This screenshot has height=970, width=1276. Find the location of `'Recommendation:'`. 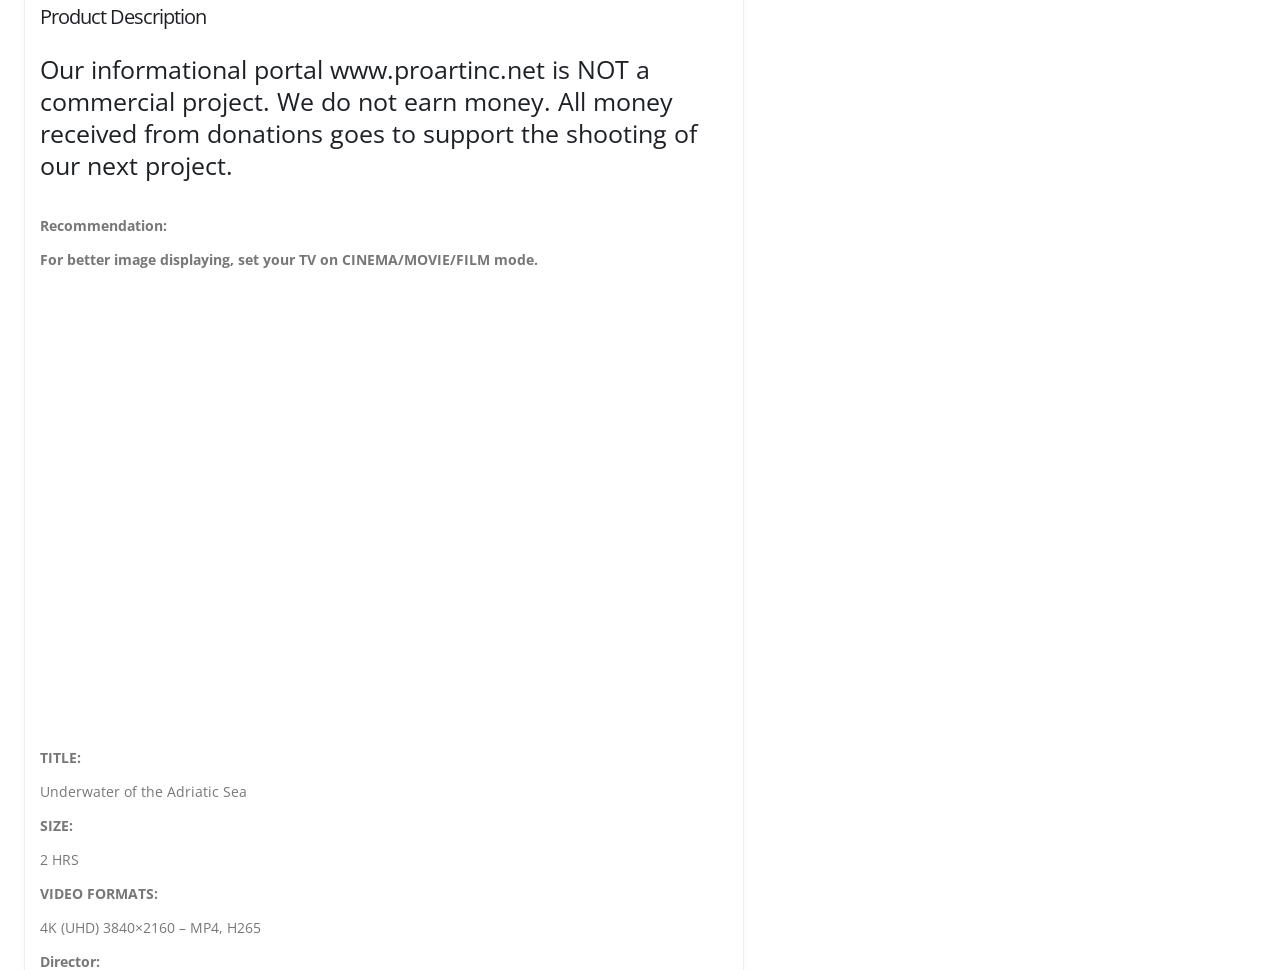

'Recommendation:' is located at coordinates (102, 224).